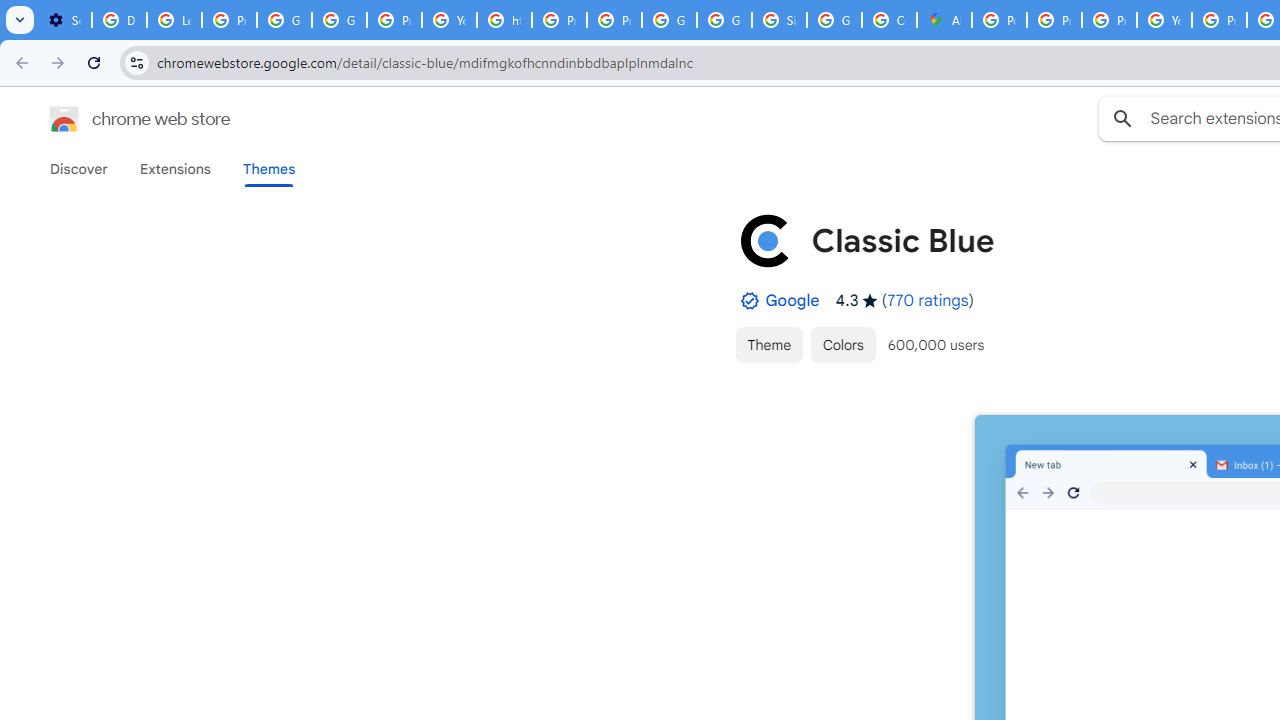 The width and height of the screenshot is (1280, 720). Describe the element at coordinates (64, 119) in the screenshot. I see `'Chrome Web Store logo'` at that location.